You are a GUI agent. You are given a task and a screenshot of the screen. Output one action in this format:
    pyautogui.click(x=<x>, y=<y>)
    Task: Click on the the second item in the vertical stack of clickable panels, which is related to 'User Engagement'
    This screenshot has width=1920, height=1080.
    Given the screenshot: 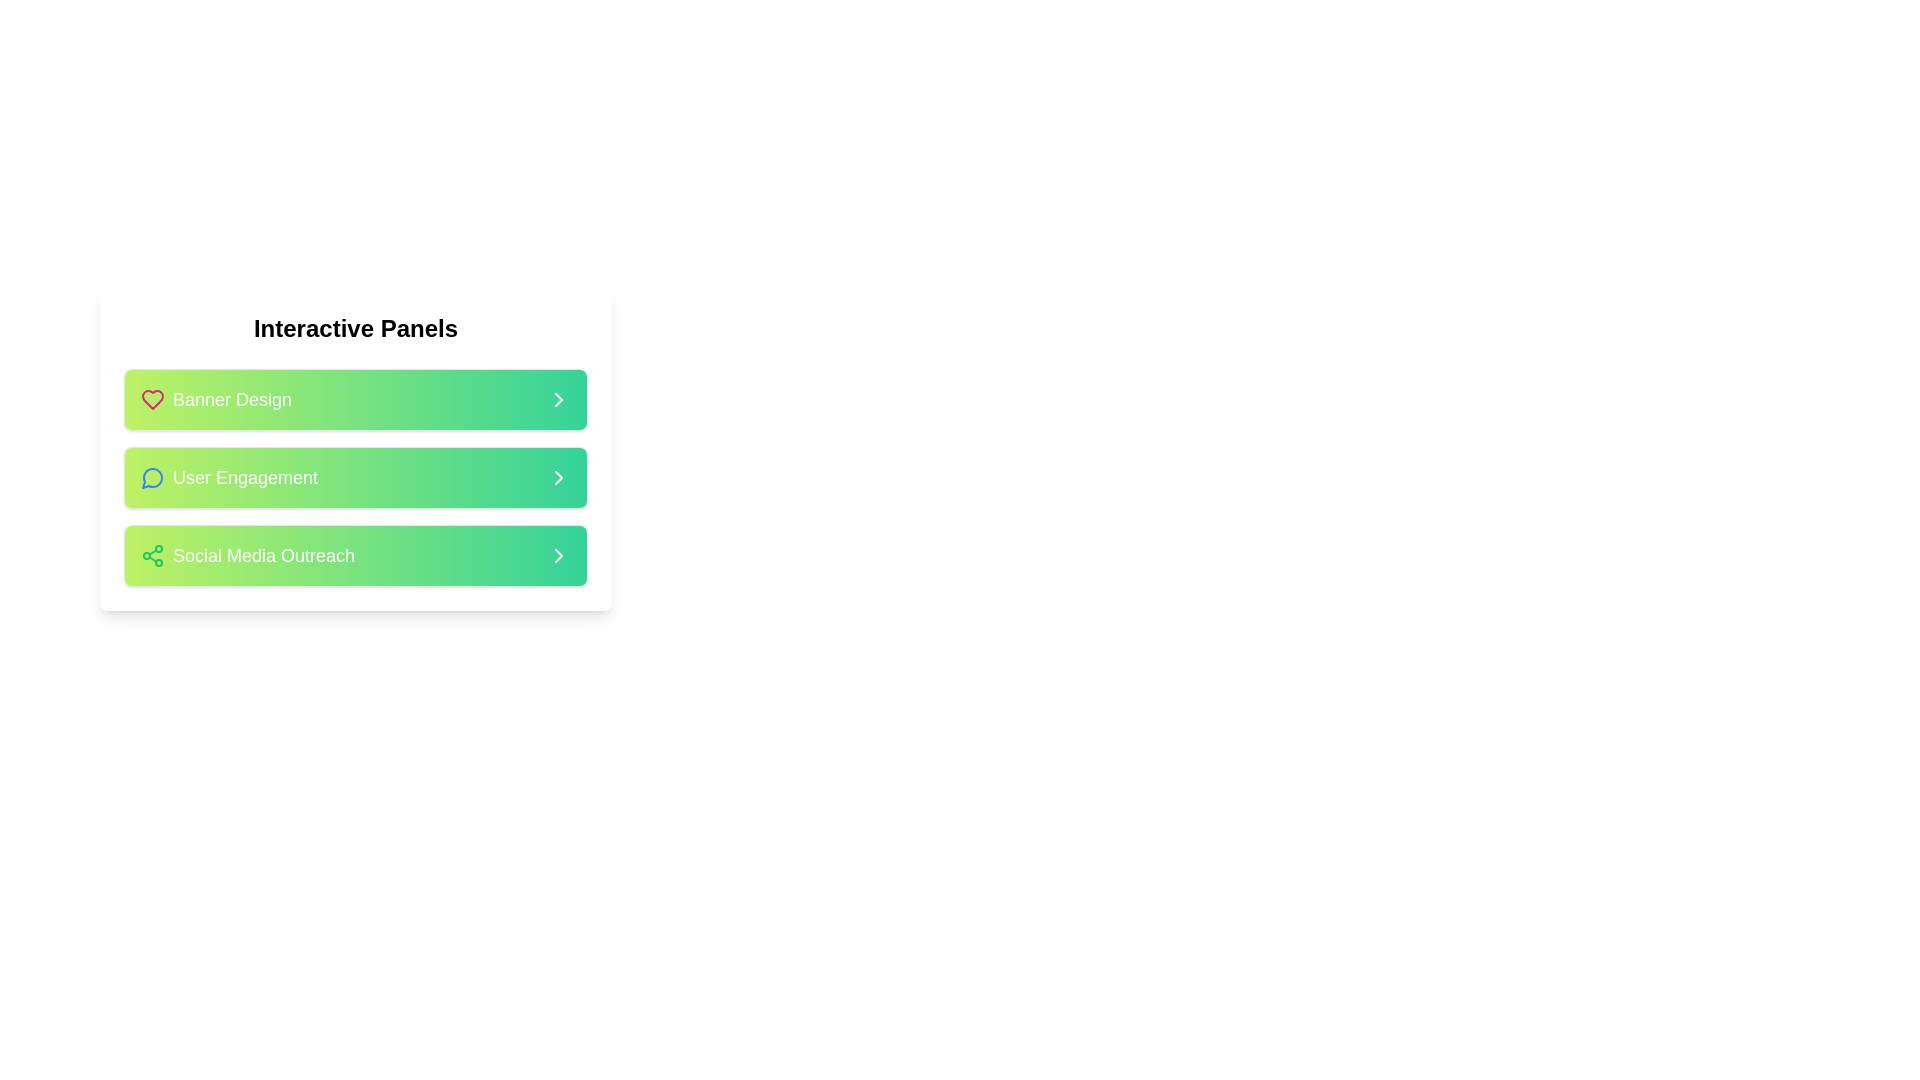 What is the action you would take?
    pyautogui.click(x=355, y=478)
    